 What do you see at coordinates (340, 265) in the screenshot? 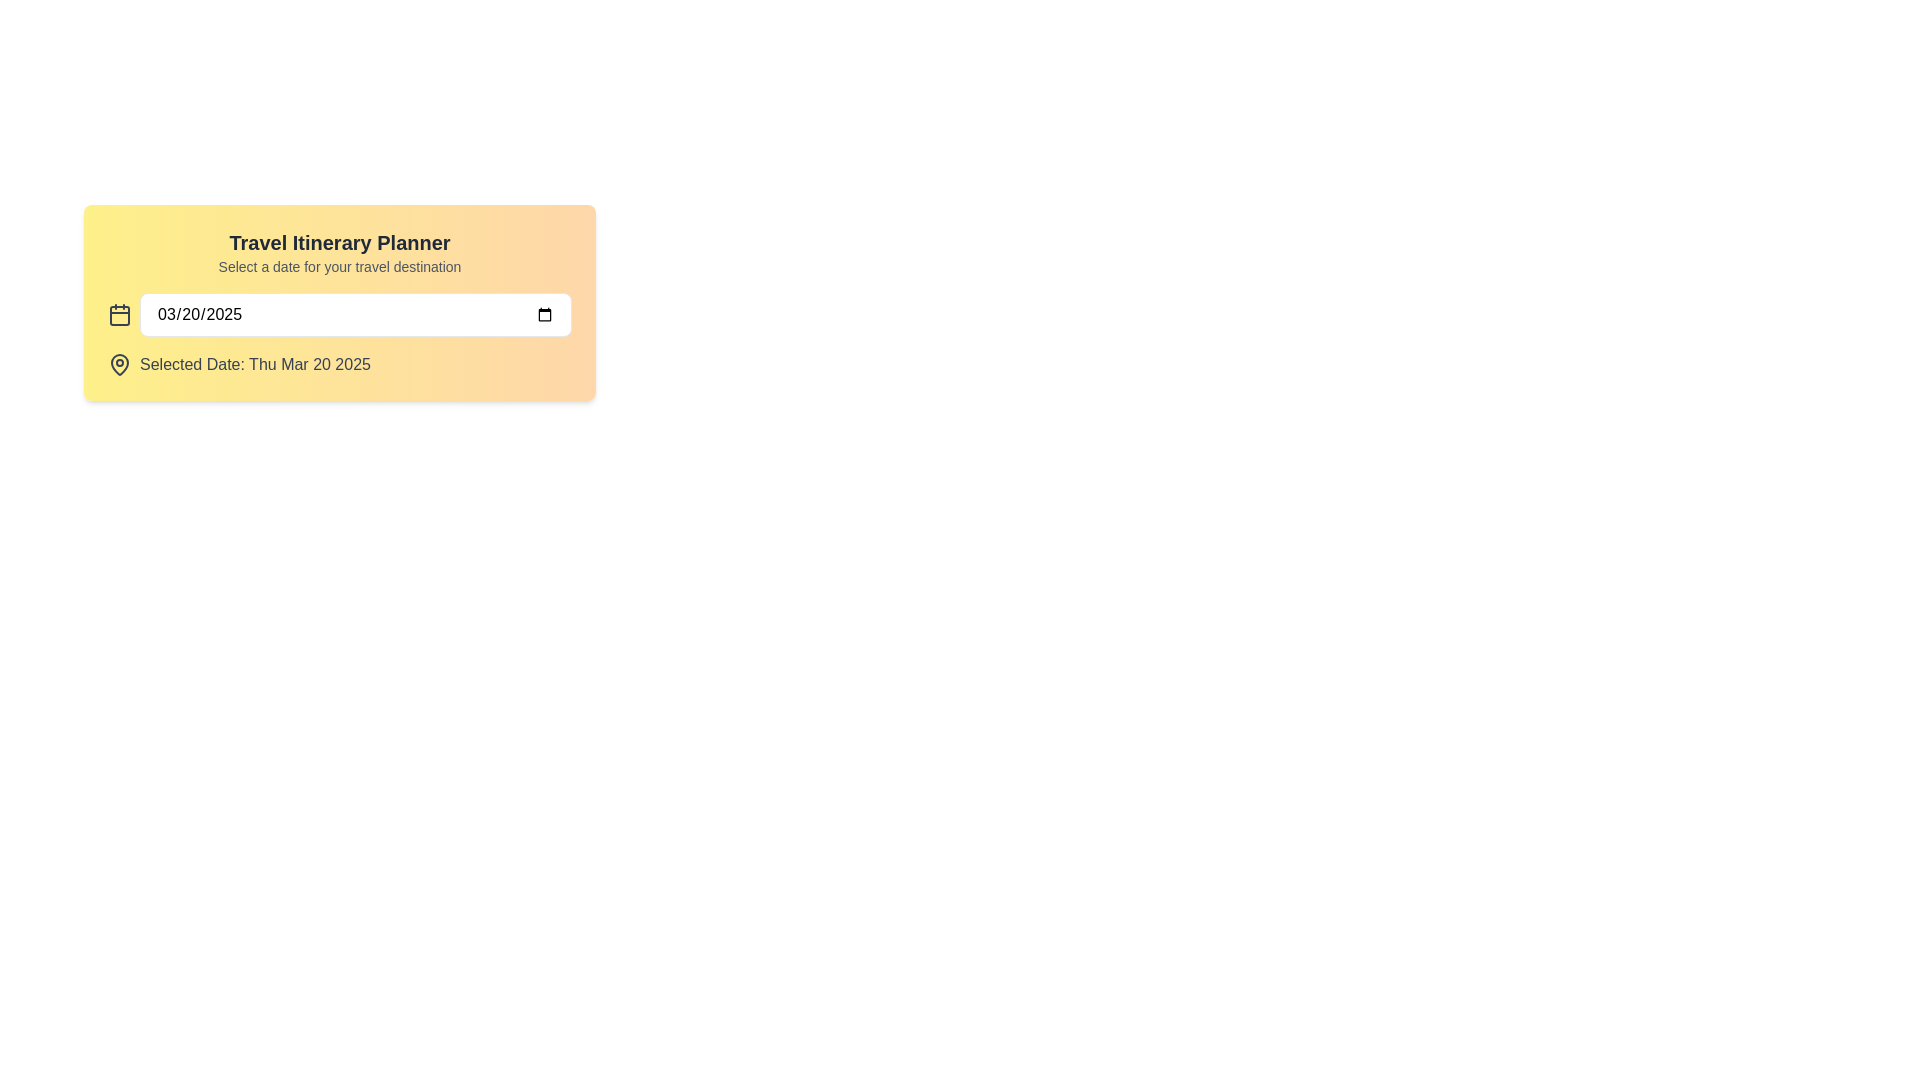
I see `the static text that reads 'Select a date for your travel destination', which is located below the 'Travel Itinerary Planner' heading and above the date selection field` at bounding box center [340, 265].